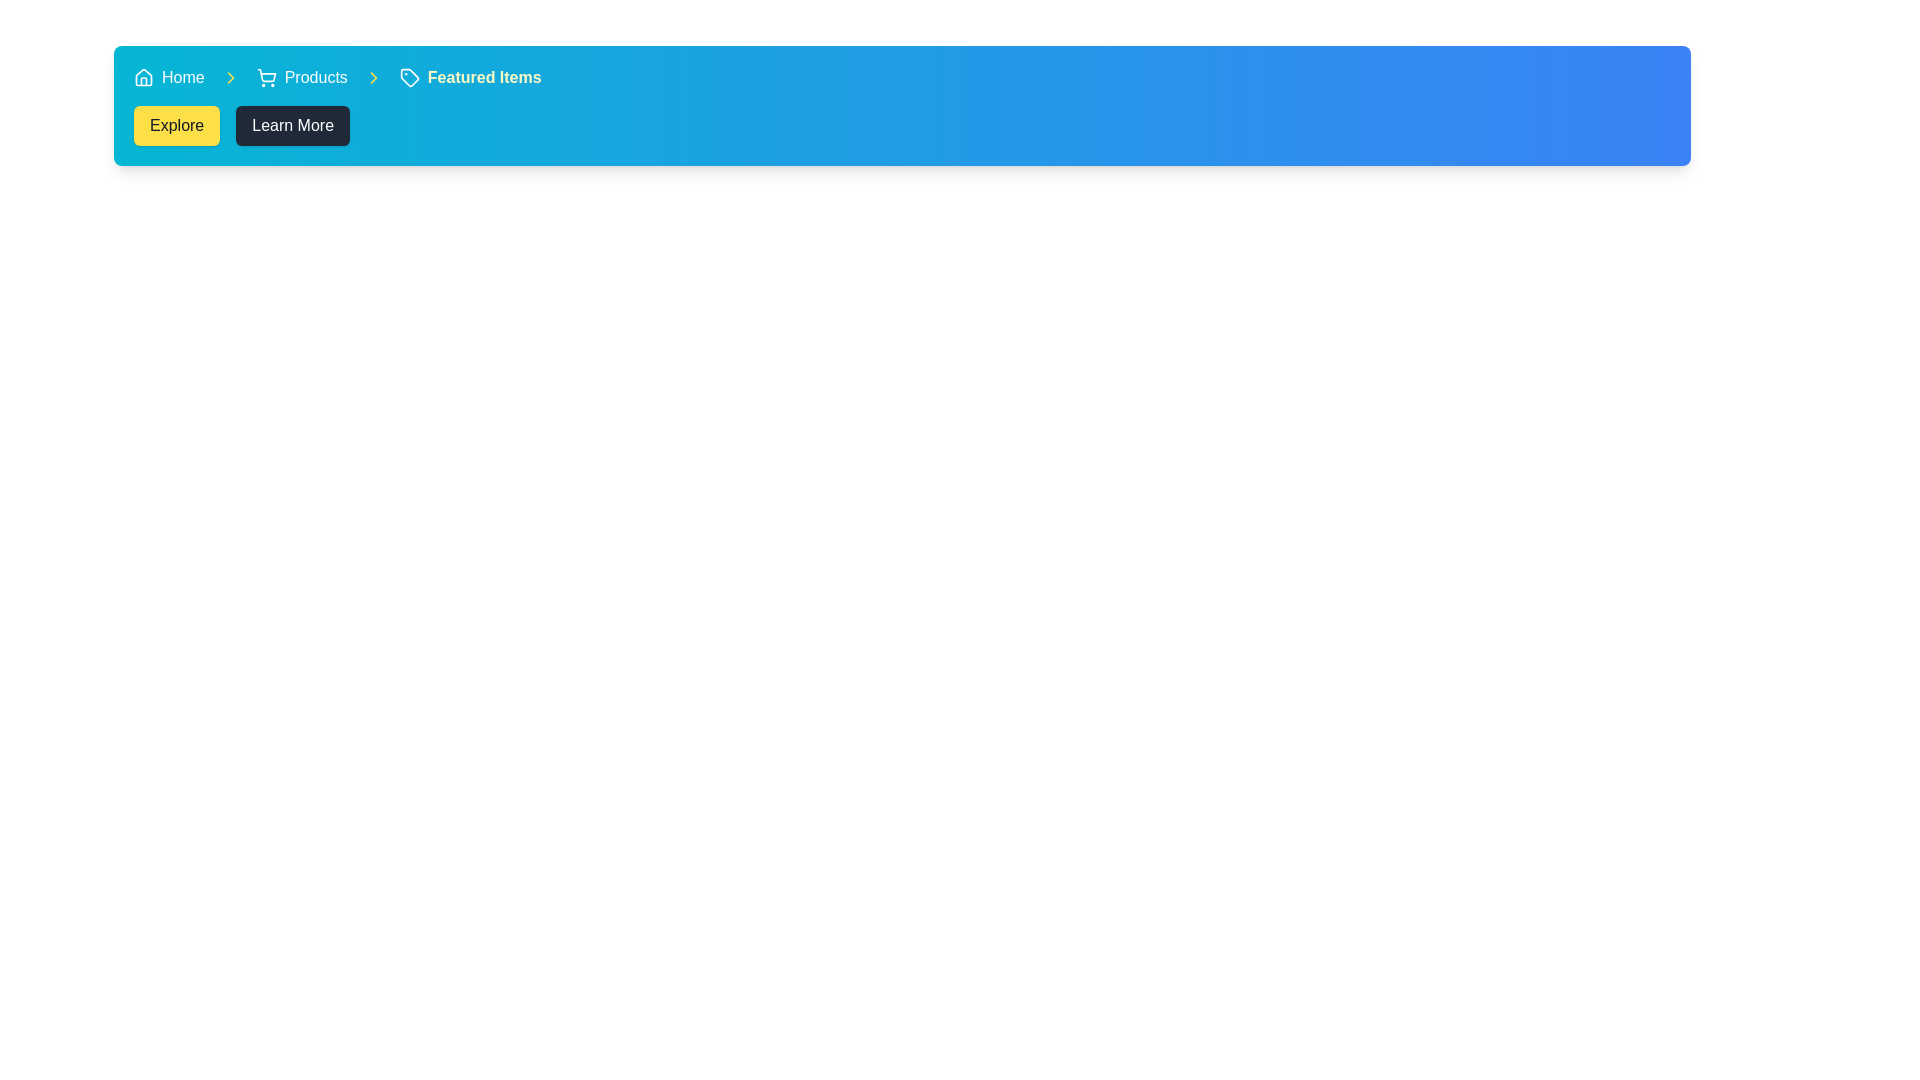 Image resolution: width=1920 pixels, height=1080 pixels. Describe the element at coordinates (373, 76) in the screenshot. I see `the navigation arrow element in the breadcrumb navigation bar, which is a triangular arrow shape pointing to the right and positioned between 'Products' and 'Featured Items'` at that location.